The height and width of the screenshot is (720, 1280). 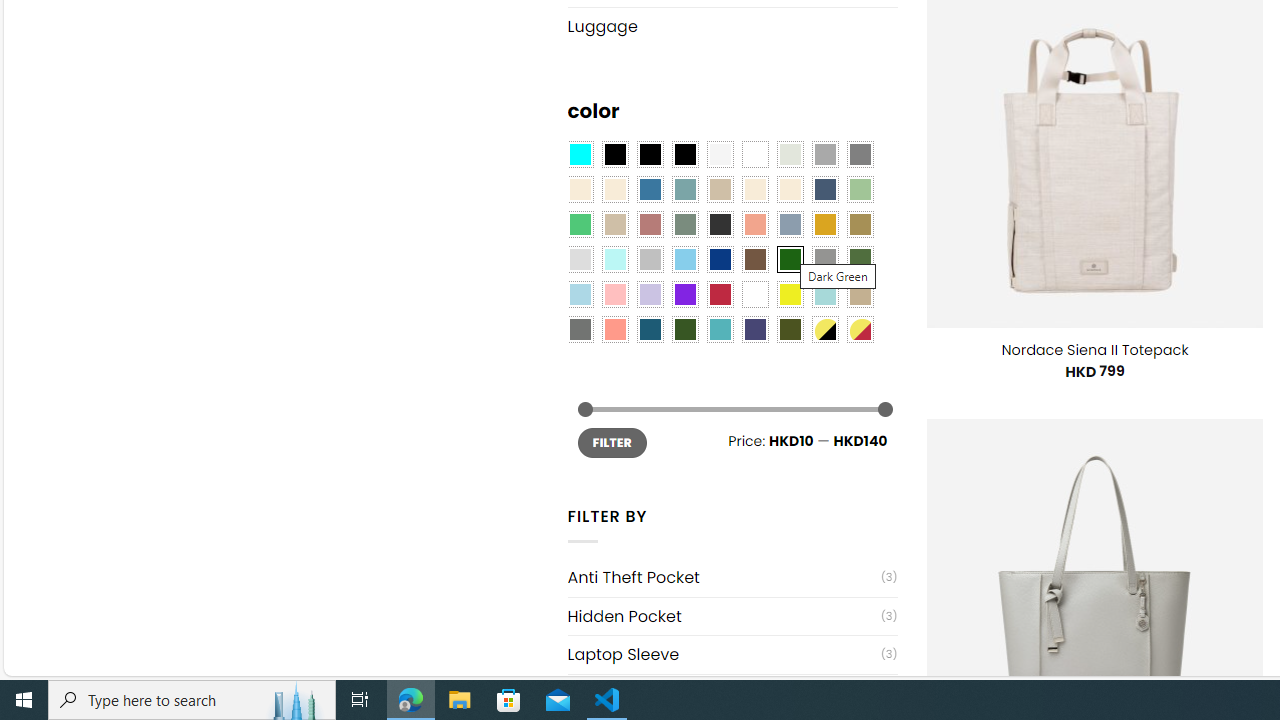 I want to click on 'Navy Blue', so click(x=720, y=258).